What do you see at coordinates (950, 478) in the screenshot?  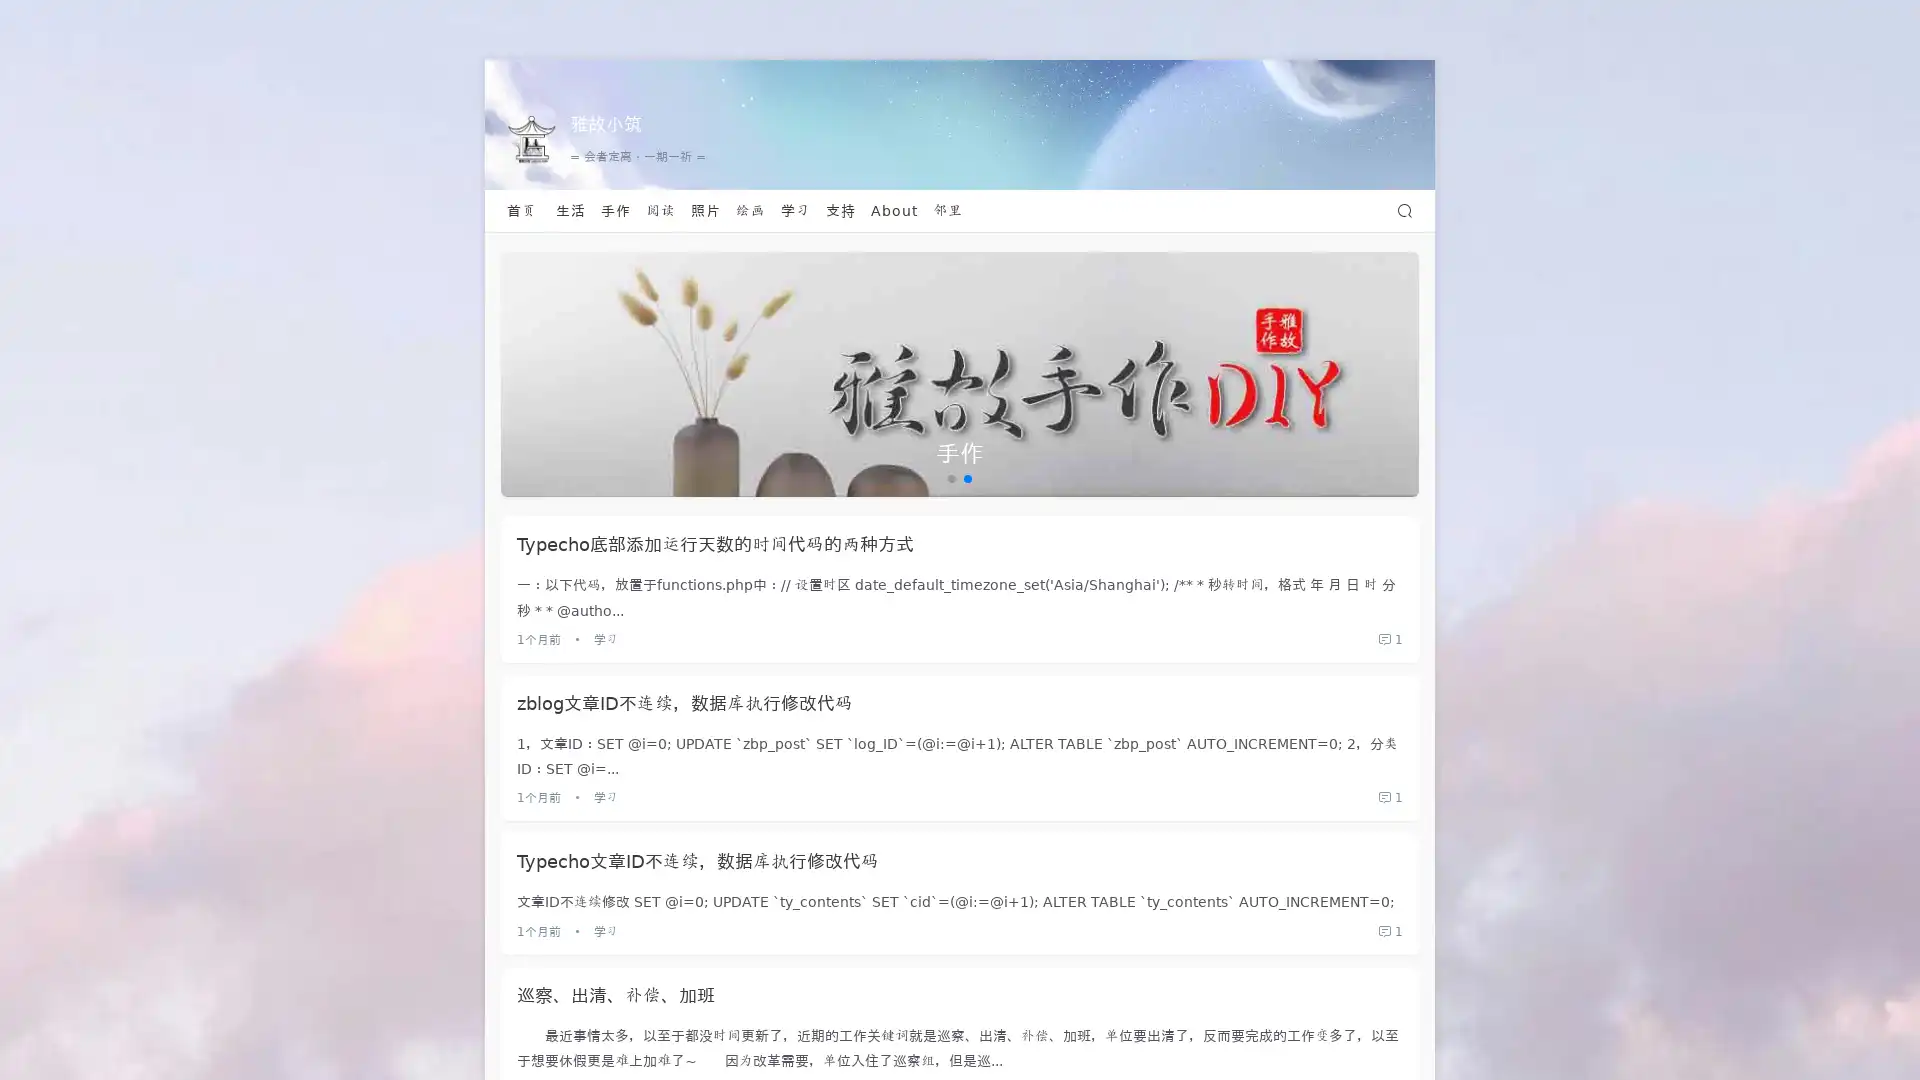 I see `Go to slide 1` at bounding box center [950, 478].